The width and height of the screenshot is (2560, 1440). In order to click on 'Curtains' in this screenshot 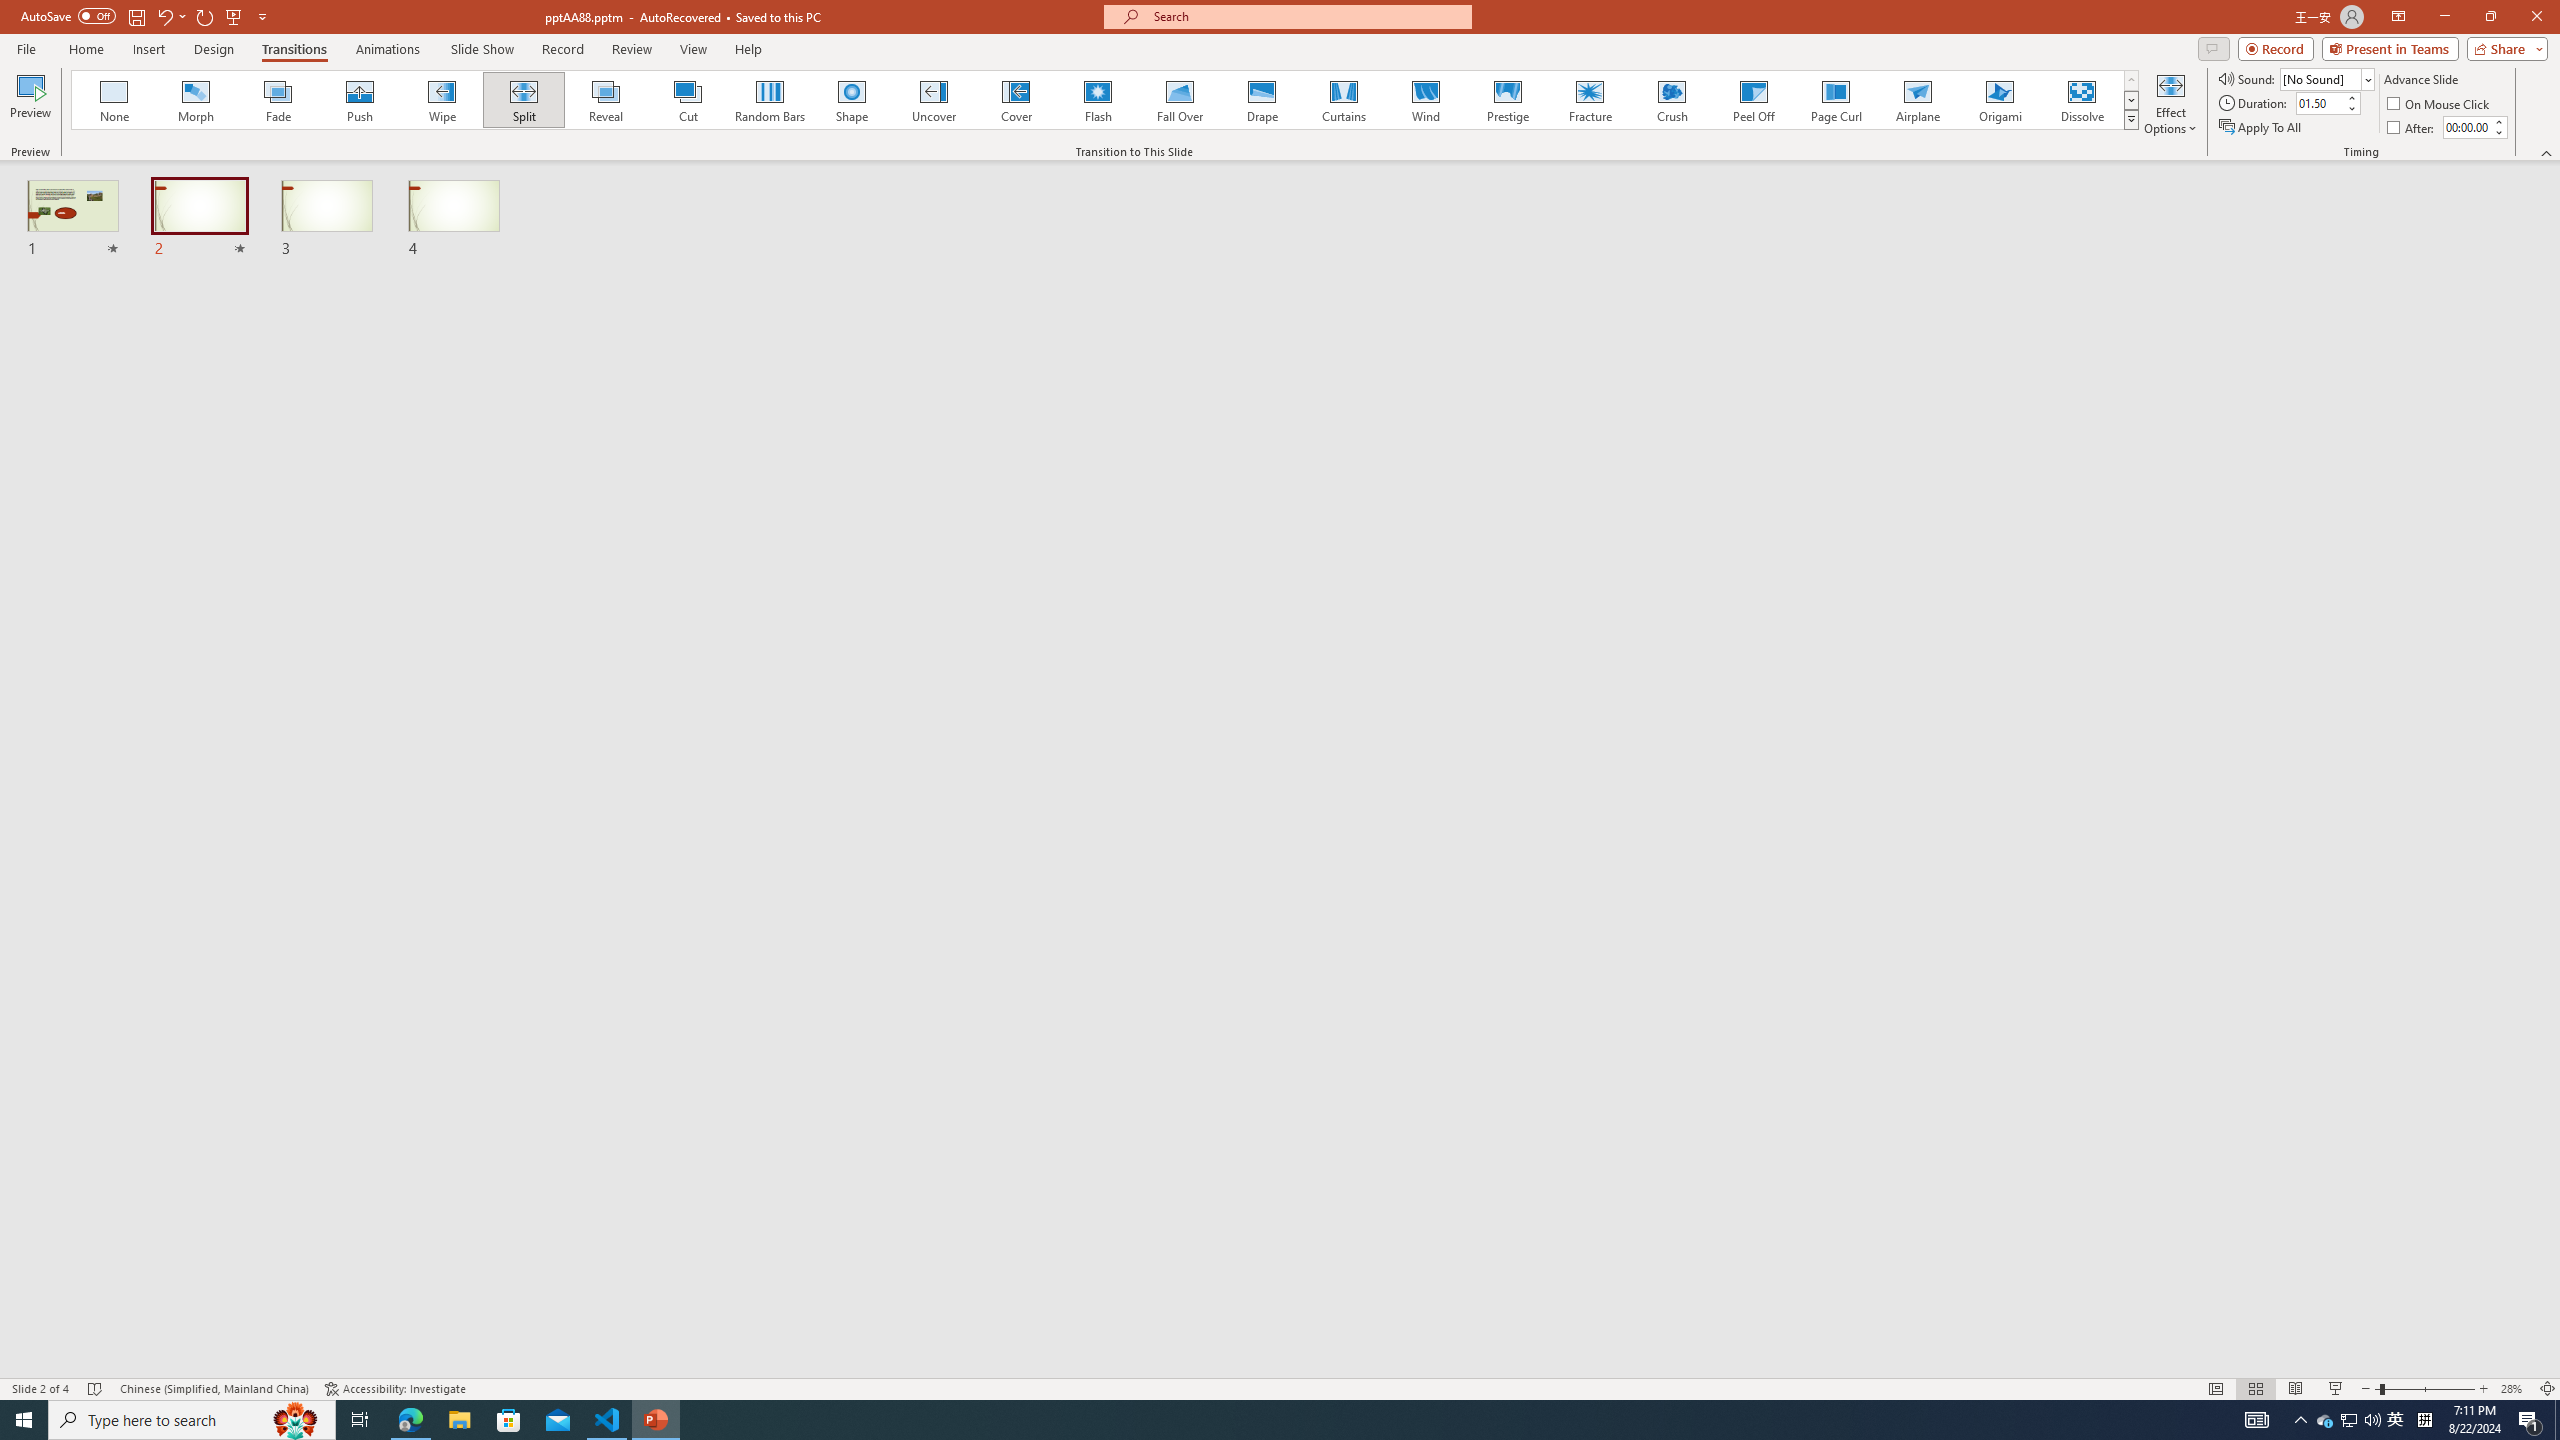, I will do `click(1344, 99)`.